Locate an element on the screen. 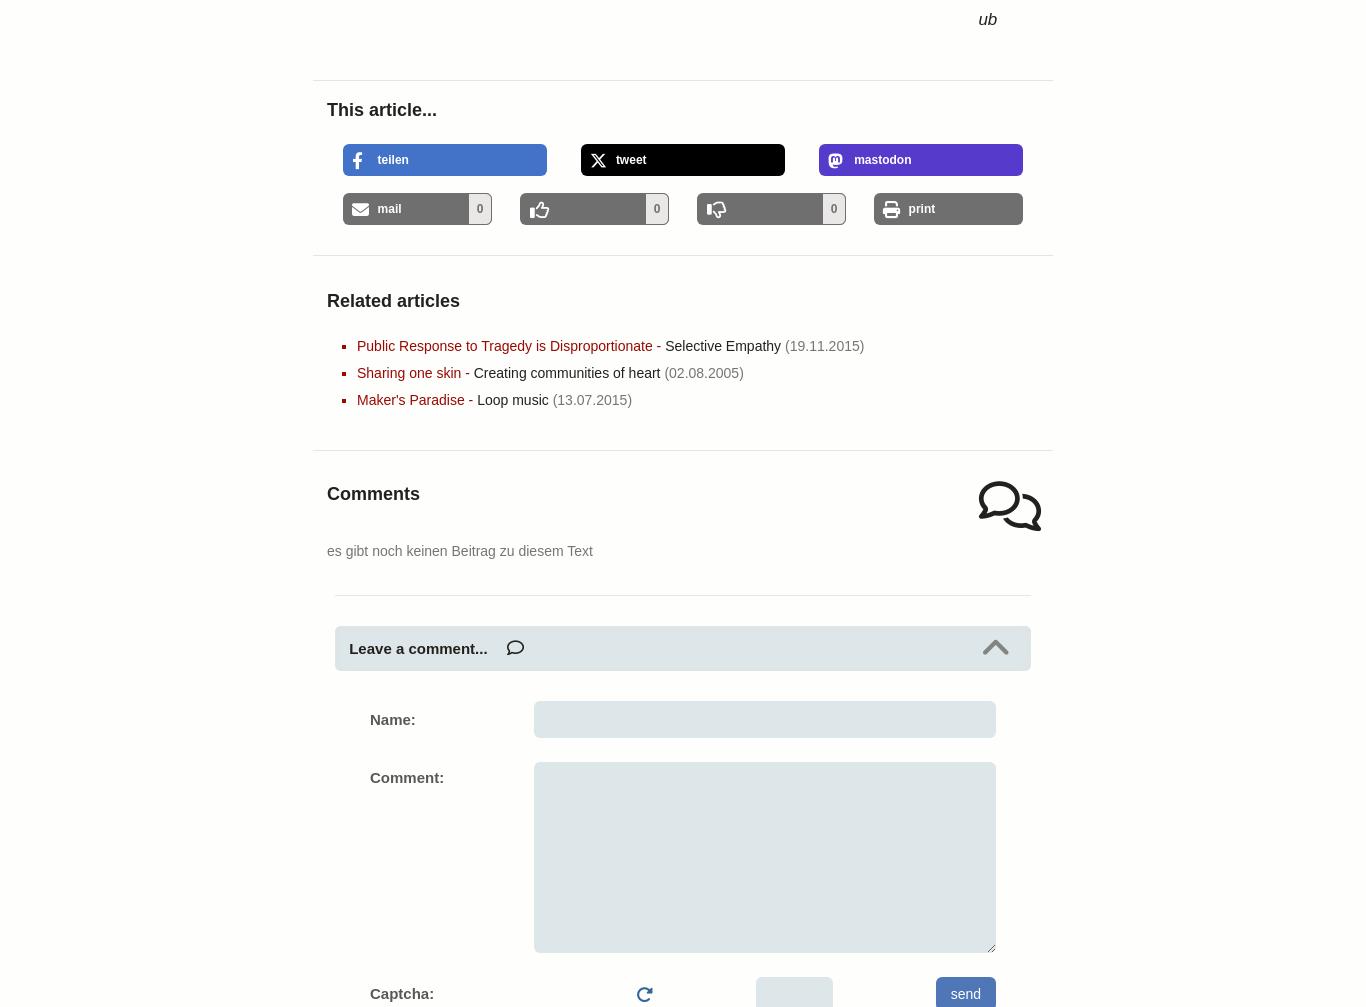 This screenshot has height=1007, width=1366. 'mail' is located at coordinates (388, 208).